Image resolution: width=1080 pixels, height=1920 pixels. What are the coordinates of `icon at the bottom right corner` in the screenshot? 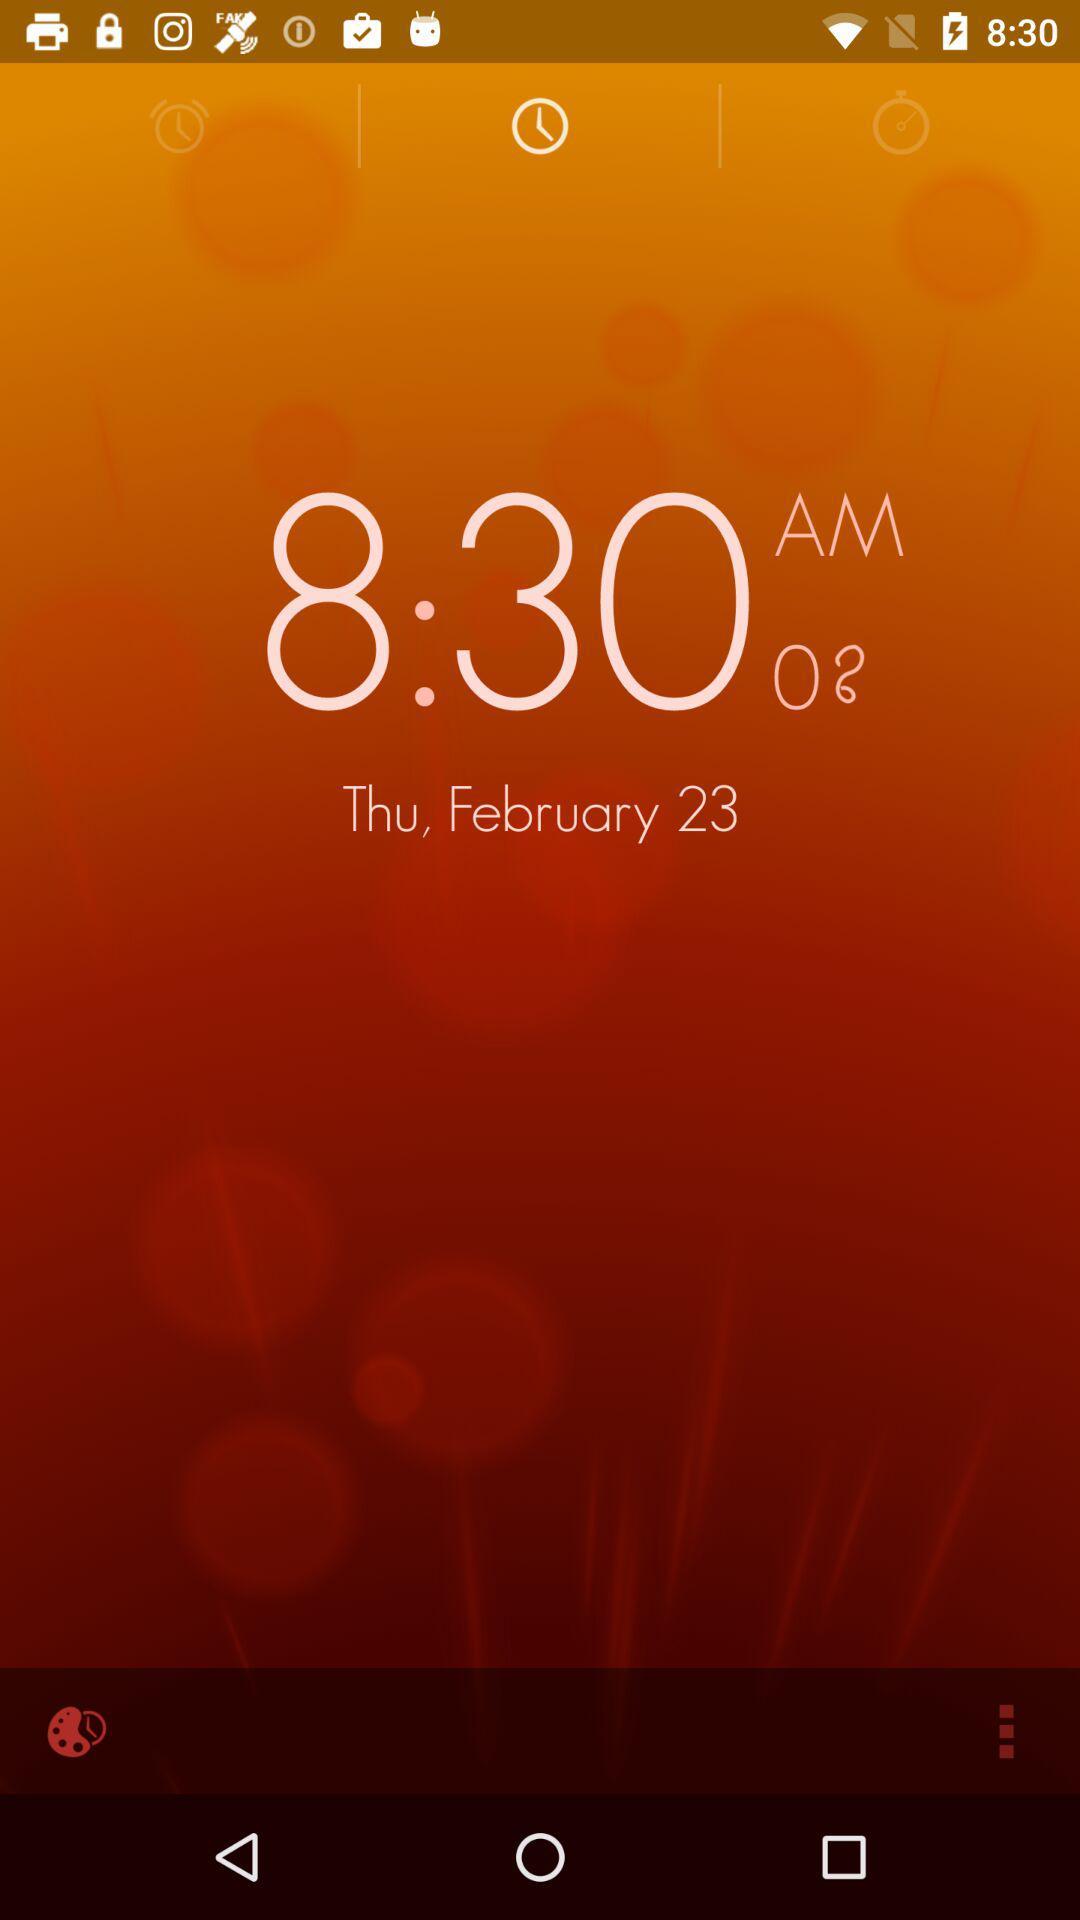 It's located at (1006, 1730).